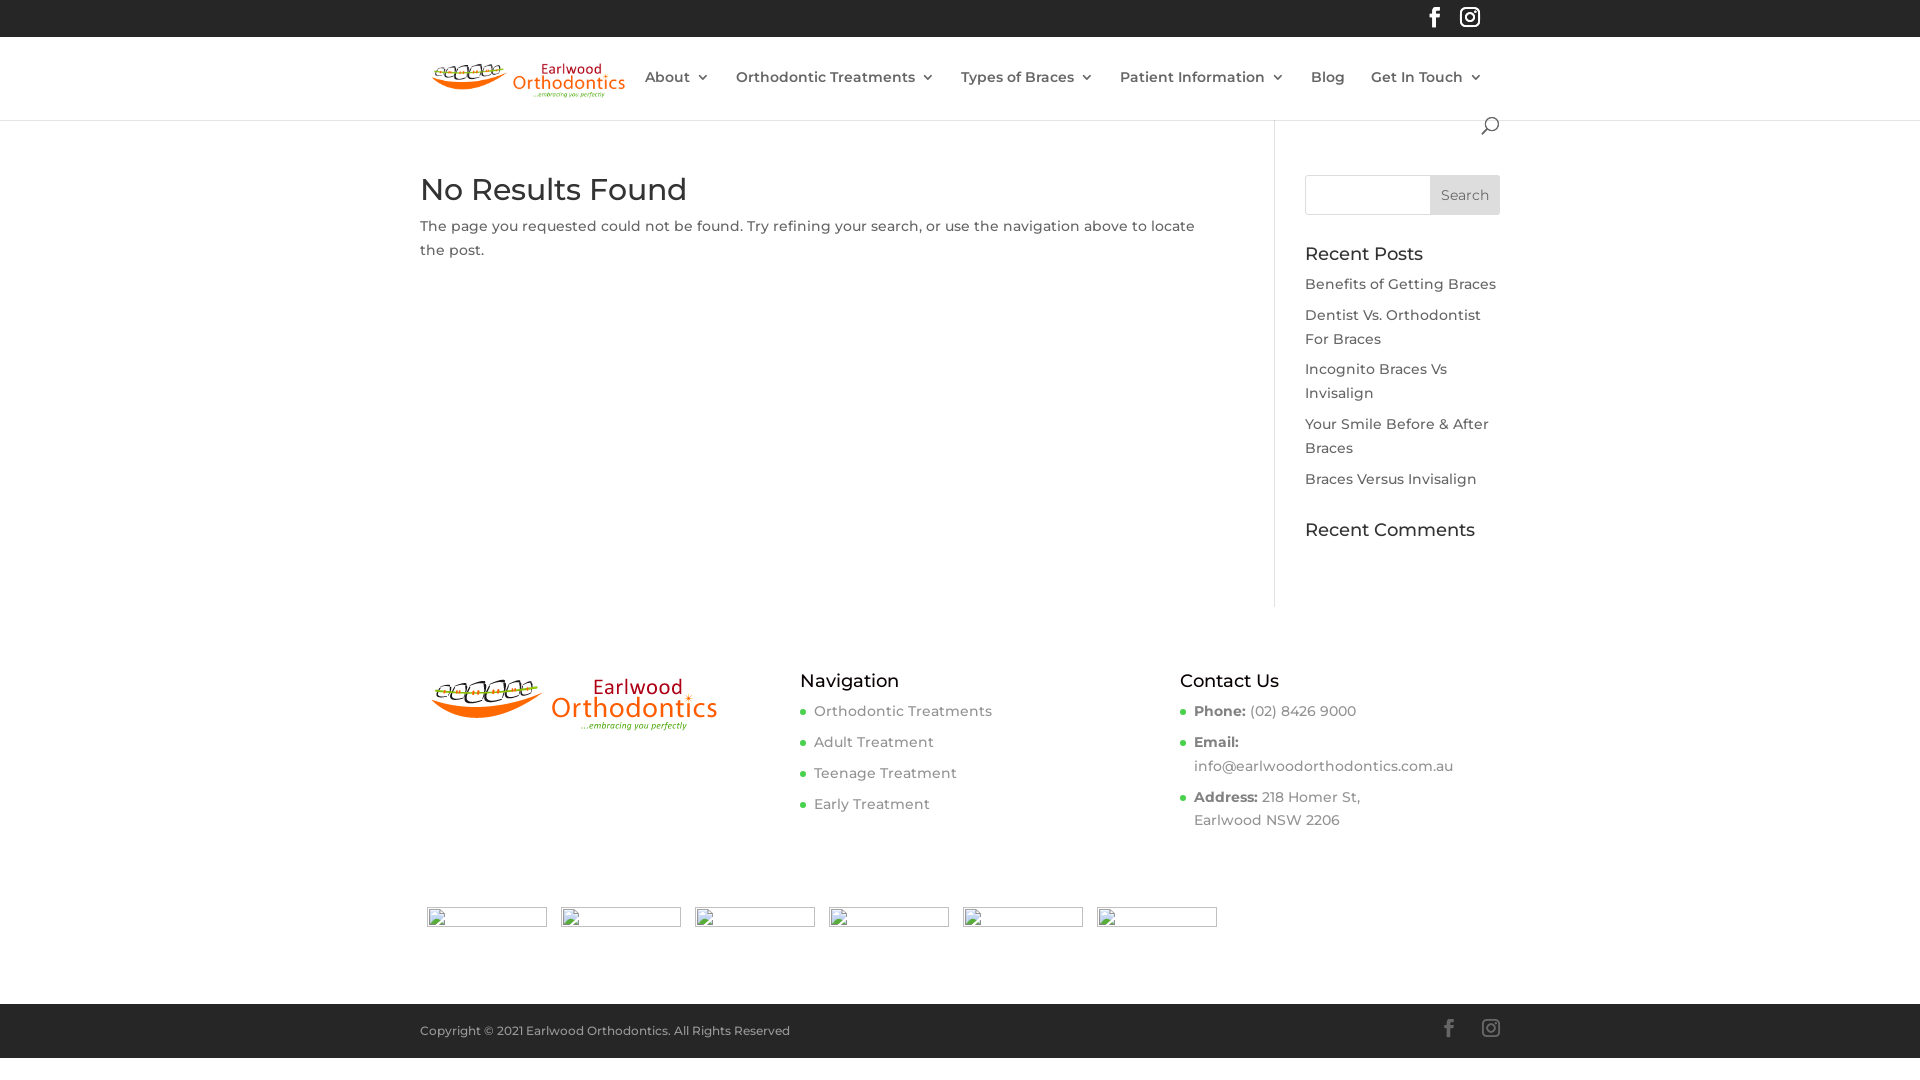 This screenshot has width=1920, height=1080. I want to click on 'Early Treatment', so click(872, 802).